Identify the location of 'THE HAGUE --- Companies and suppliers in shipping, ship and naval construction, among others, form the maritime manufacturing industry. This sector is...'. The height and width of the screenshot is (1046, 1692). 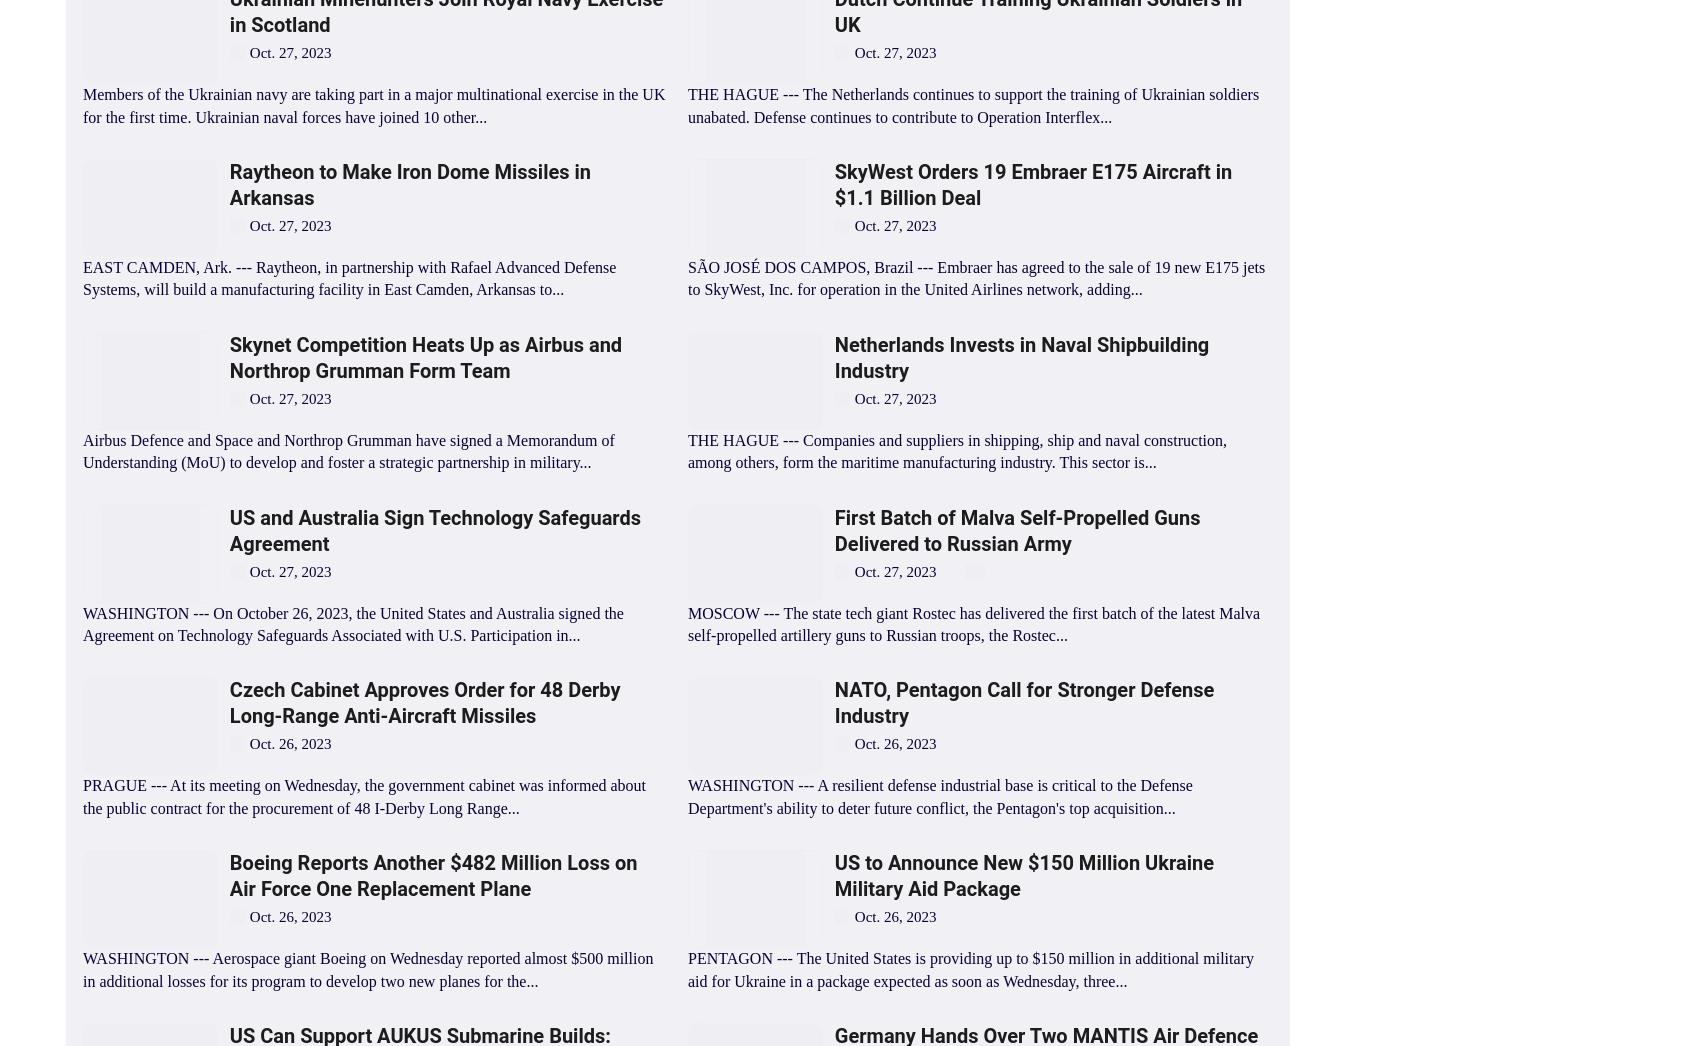
(687, 450).